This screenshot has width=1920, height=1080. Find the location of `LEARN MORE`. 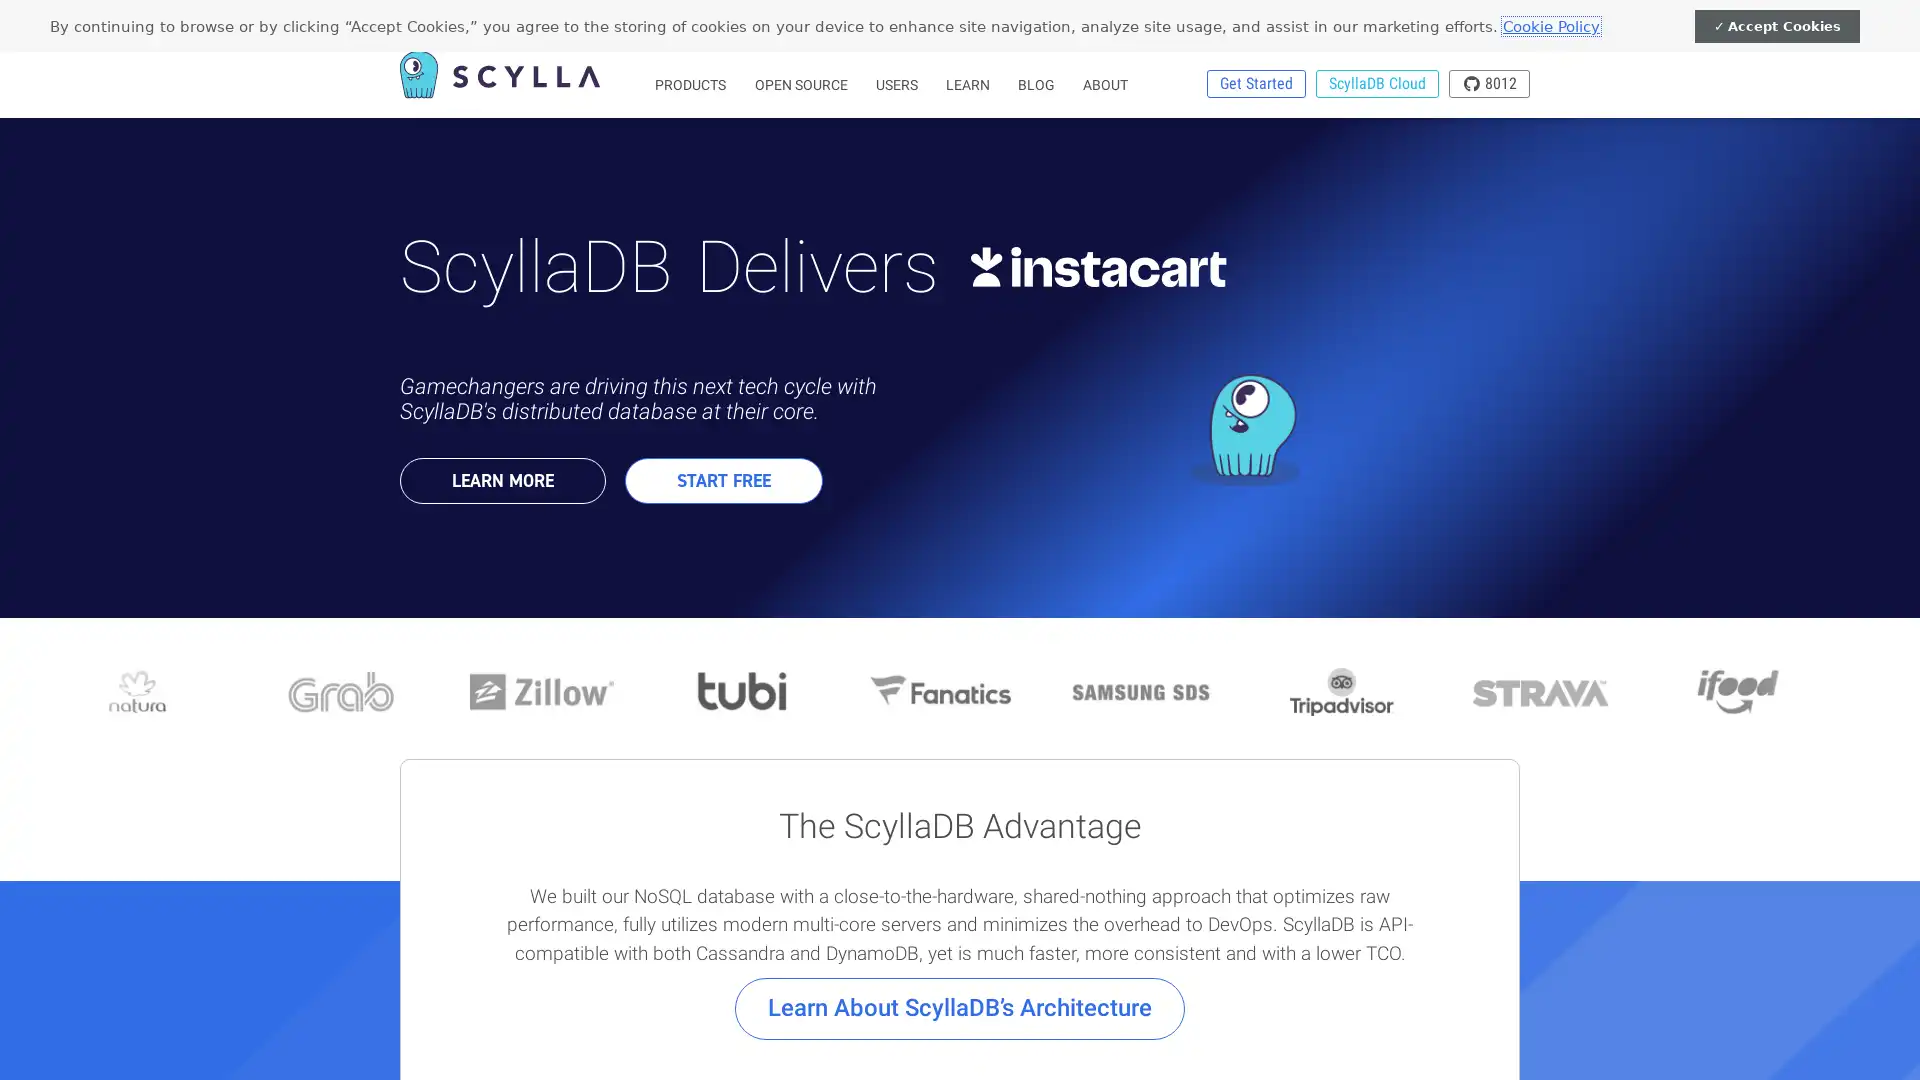

LEARN MORE is located at coordinates (503, 480).